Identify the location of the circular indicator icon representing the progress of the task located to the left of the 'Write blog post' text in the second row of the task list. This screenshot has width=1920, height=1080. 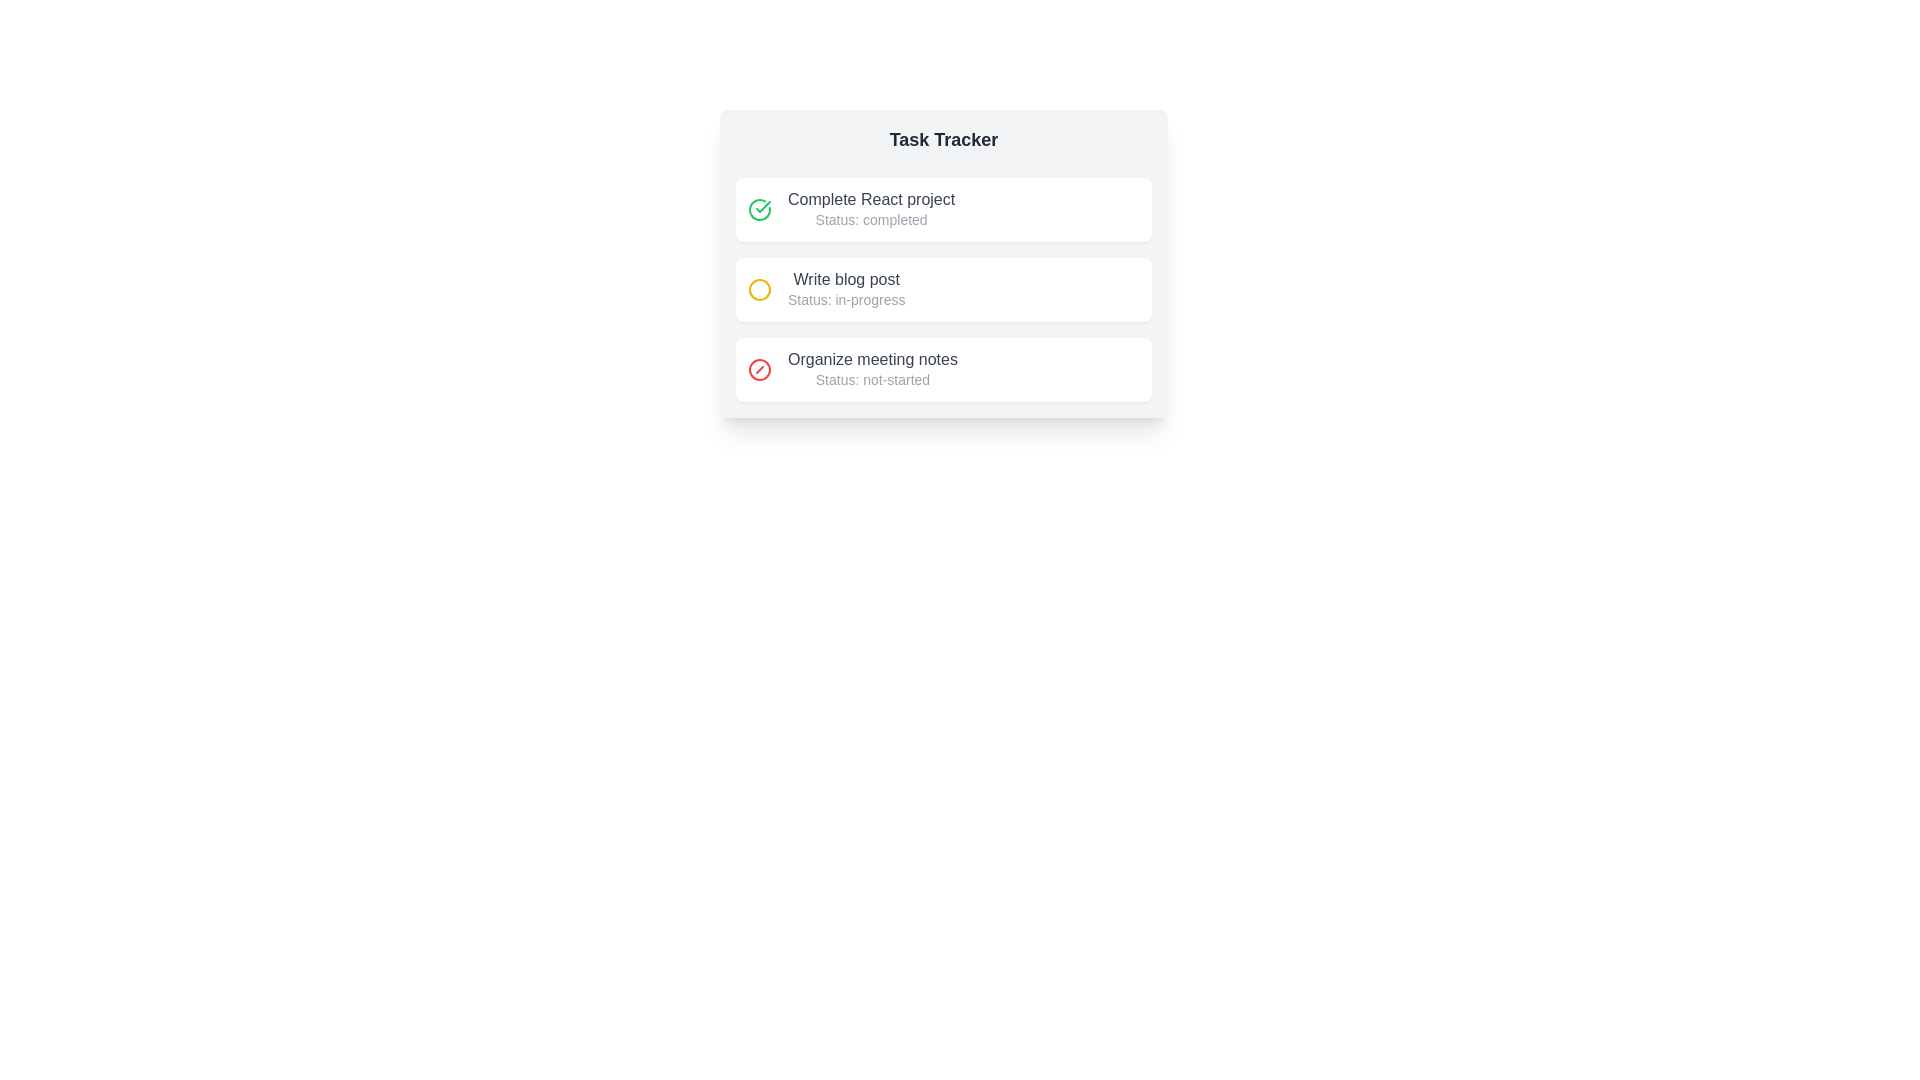
(758, 289).